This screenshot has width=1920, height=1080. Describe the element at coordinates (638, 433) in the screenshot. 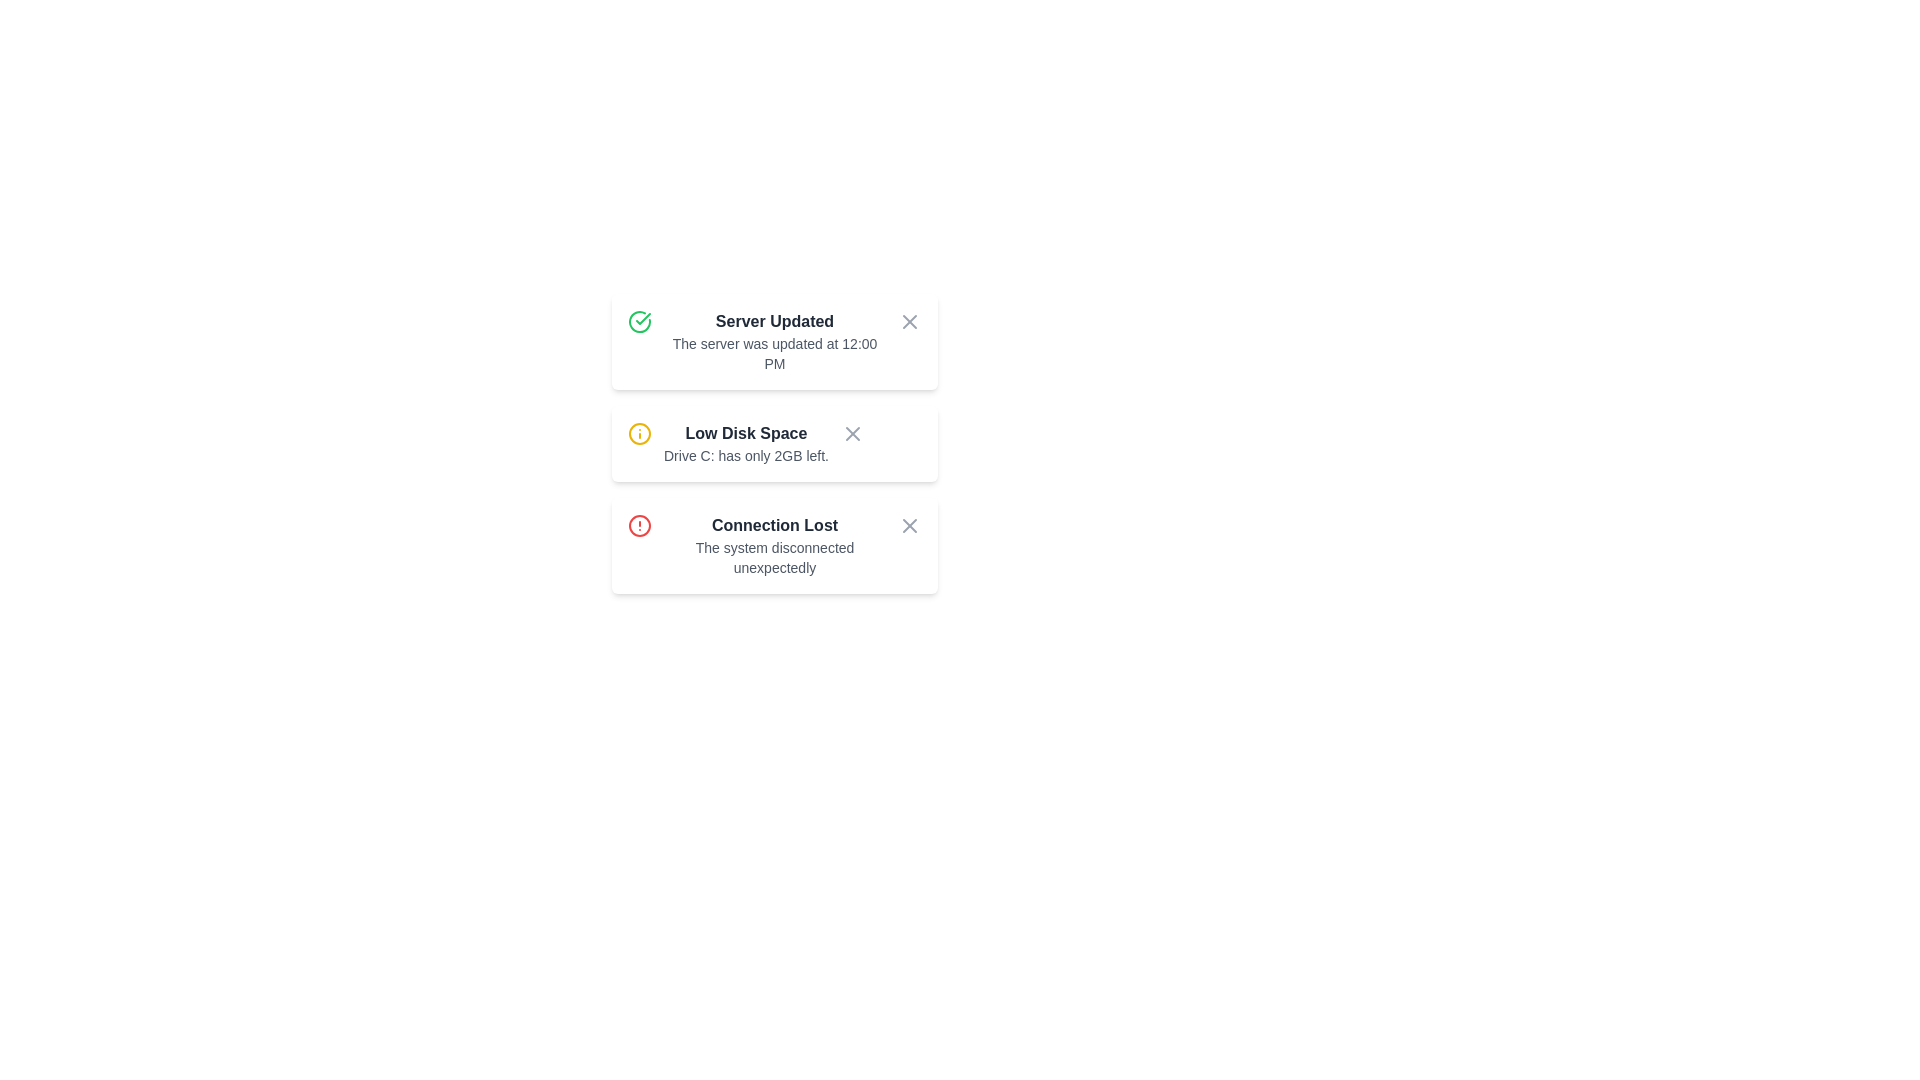

I see `the circular component of the information icon located to the left of the 'Low Disk Space' notification block, which is the second notification in a vertical list` at that location.